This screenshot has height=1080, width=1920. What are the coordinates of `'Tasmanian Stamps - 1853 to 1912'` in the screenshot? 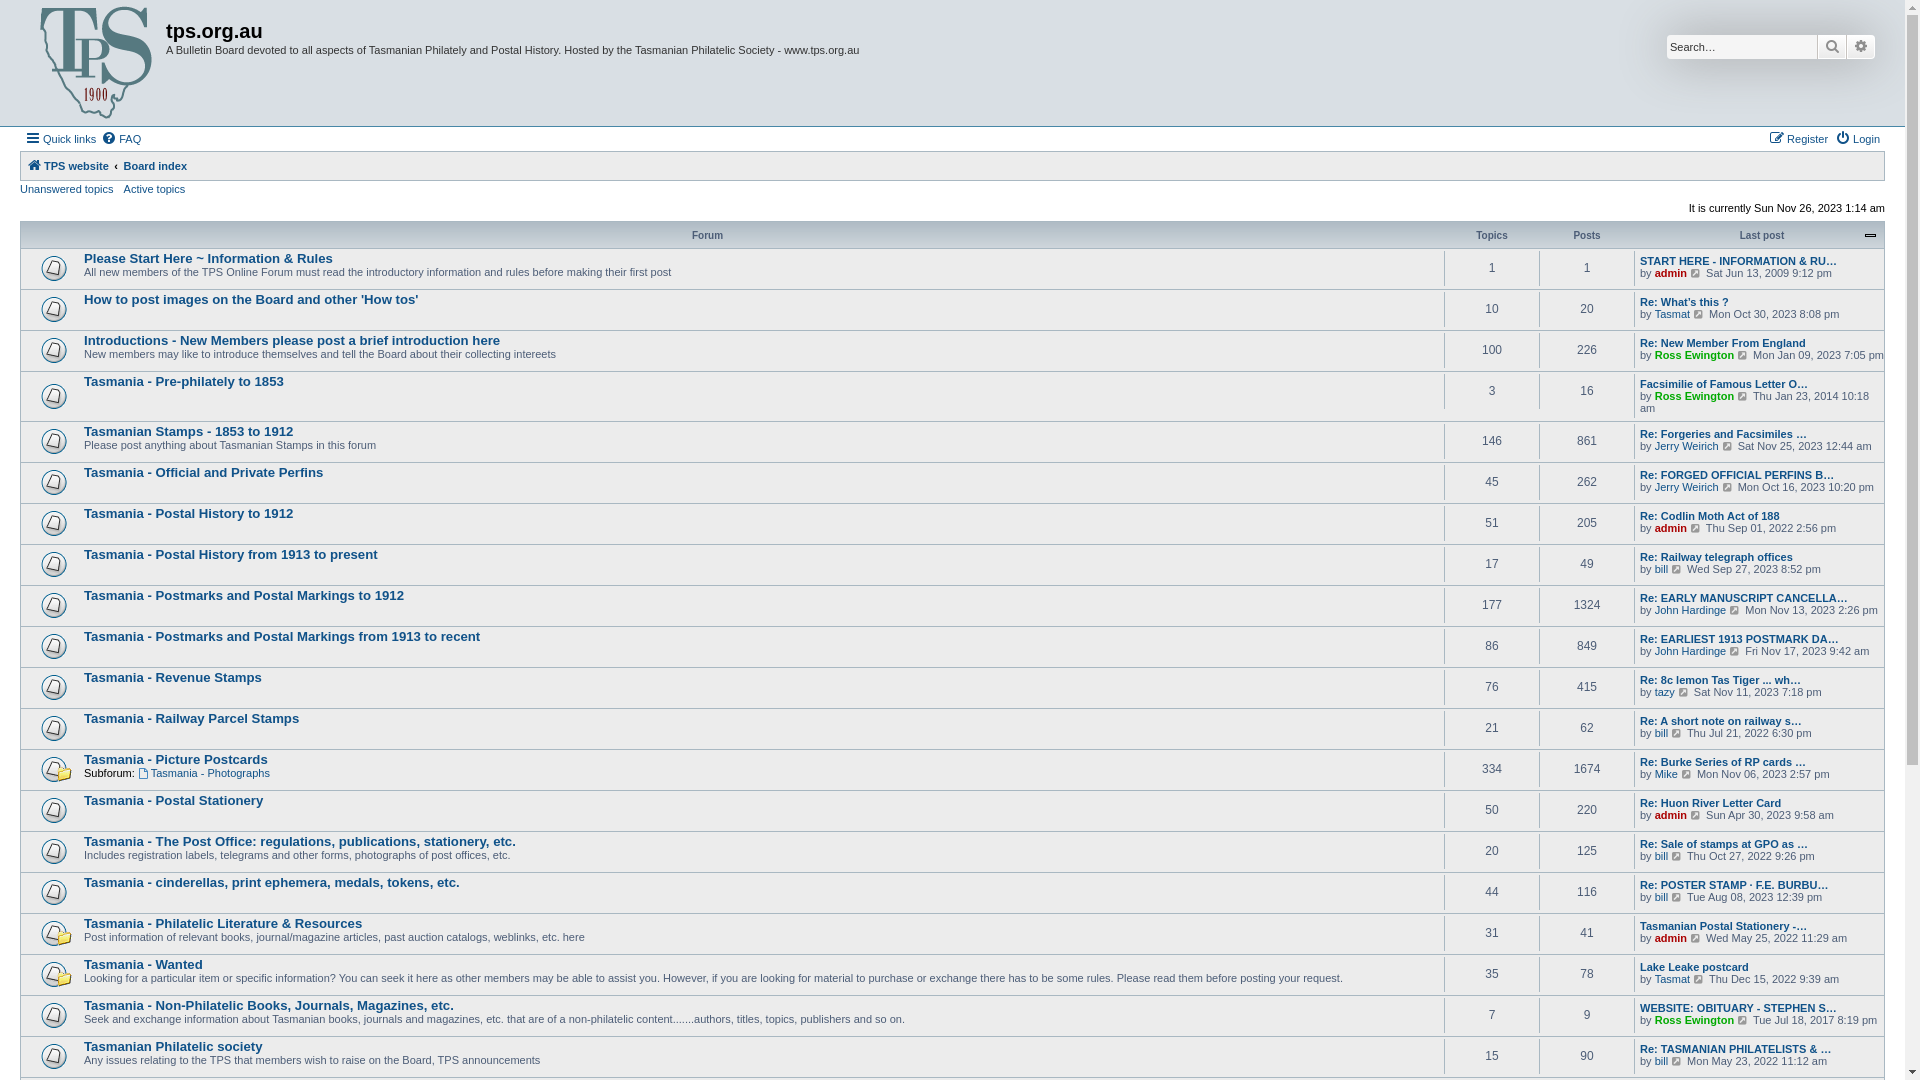 It's located at (188, 430).